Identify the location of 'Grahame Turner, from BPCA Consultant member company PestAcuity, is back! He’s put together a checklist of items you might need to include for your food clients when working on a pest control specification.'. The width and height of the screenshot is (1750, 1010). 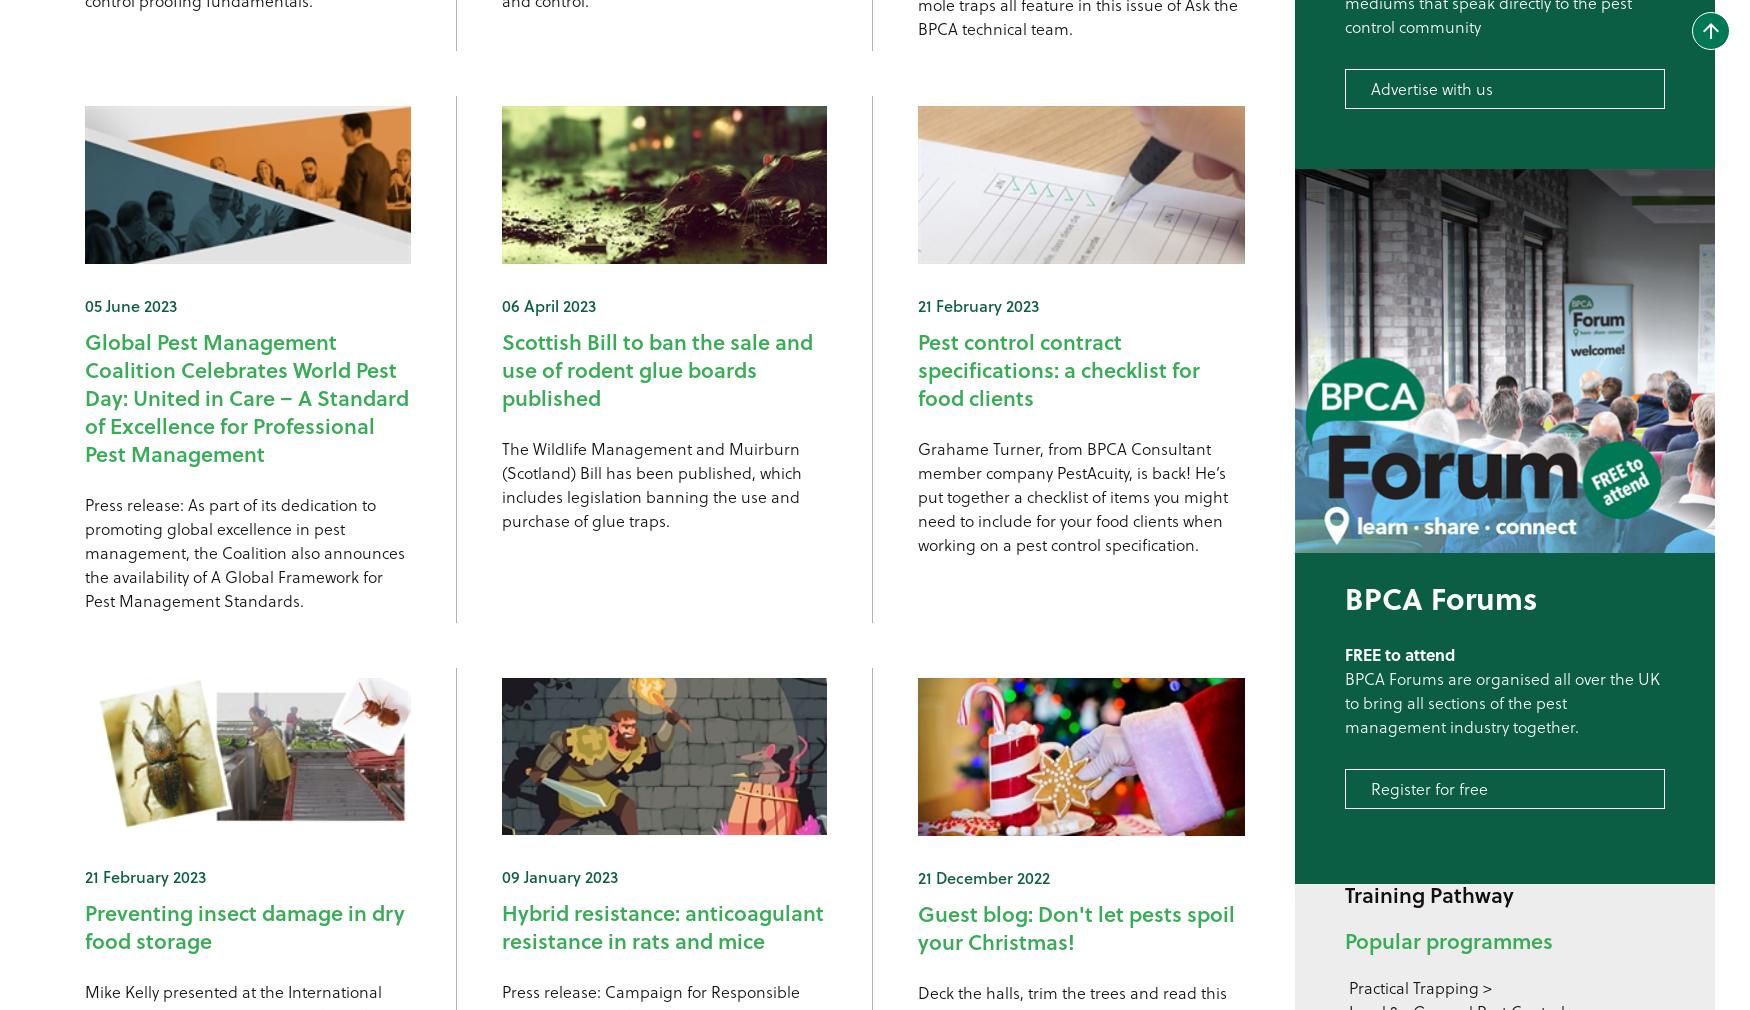
(1072, 496).